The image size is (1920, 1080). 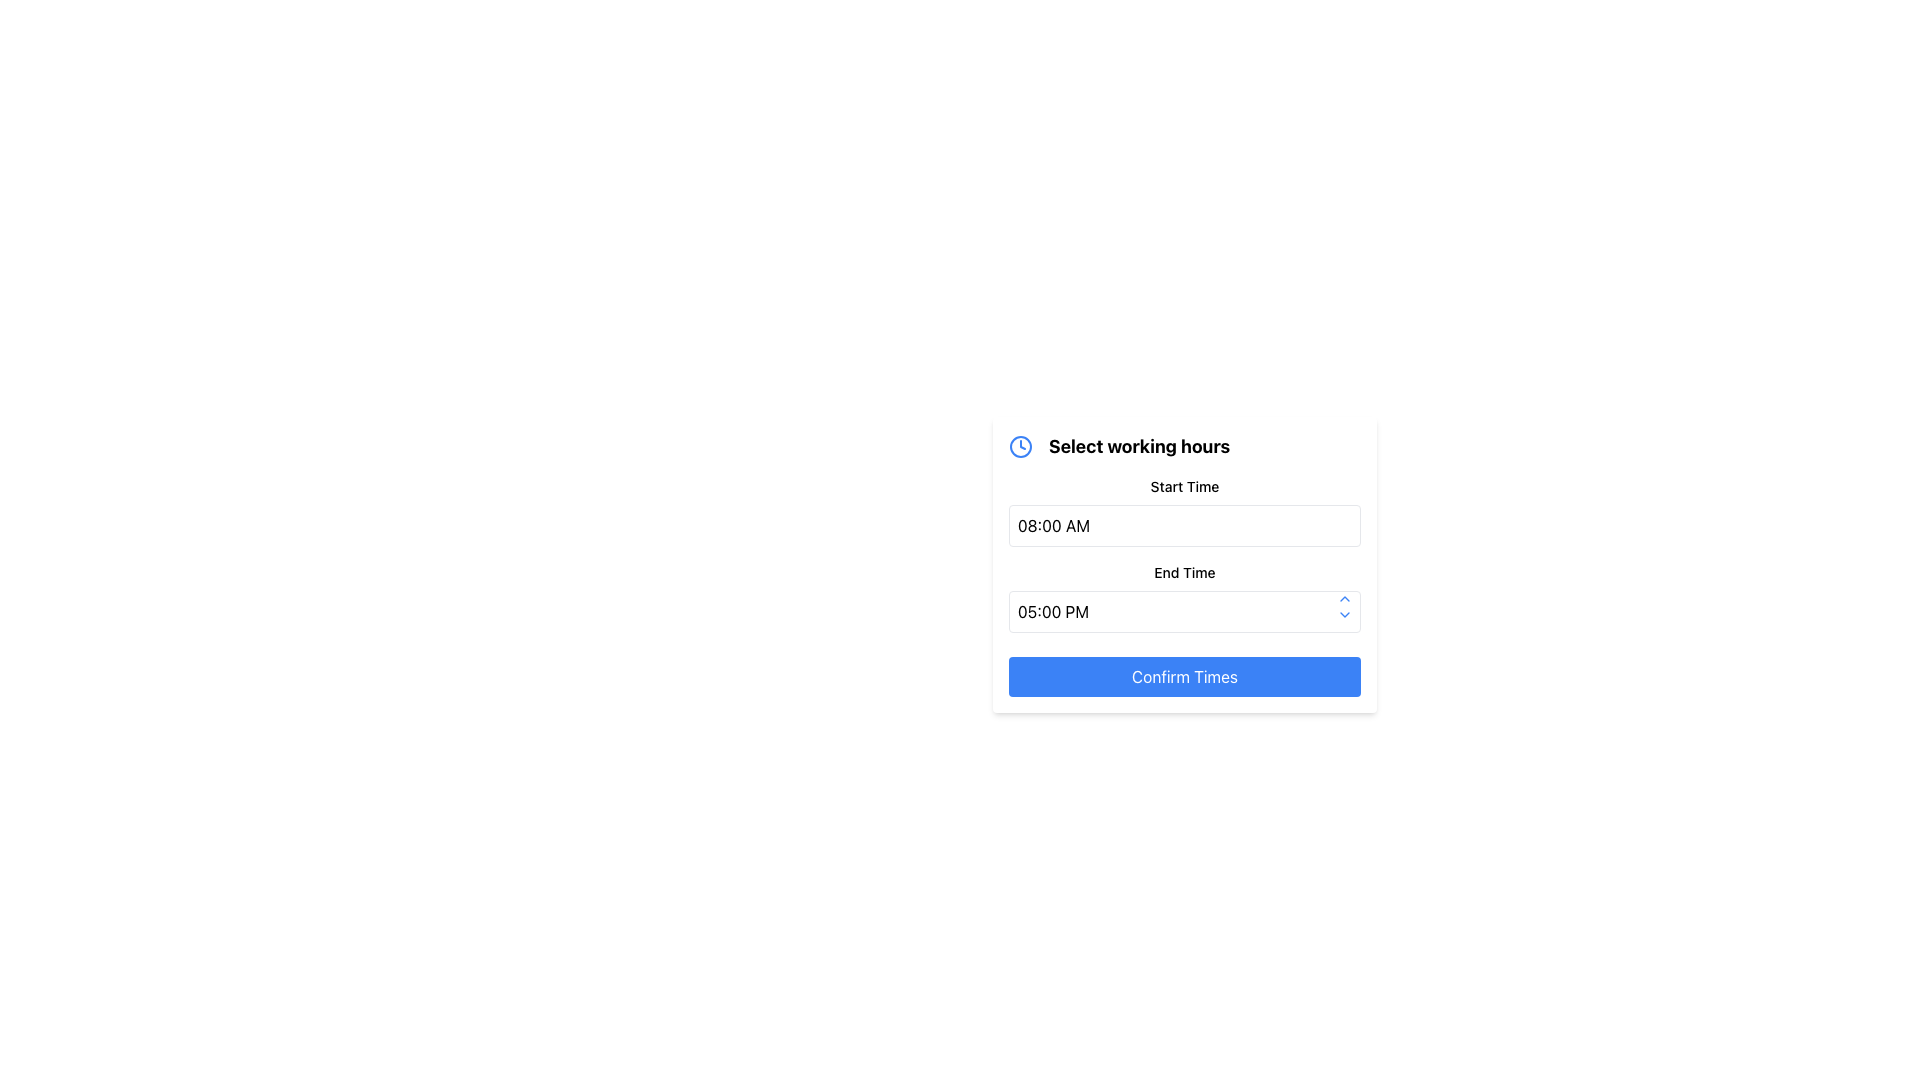 I want to click on the blue chevron-up icon located at the top-right corner of the interface, so click(x=1344, y=597).